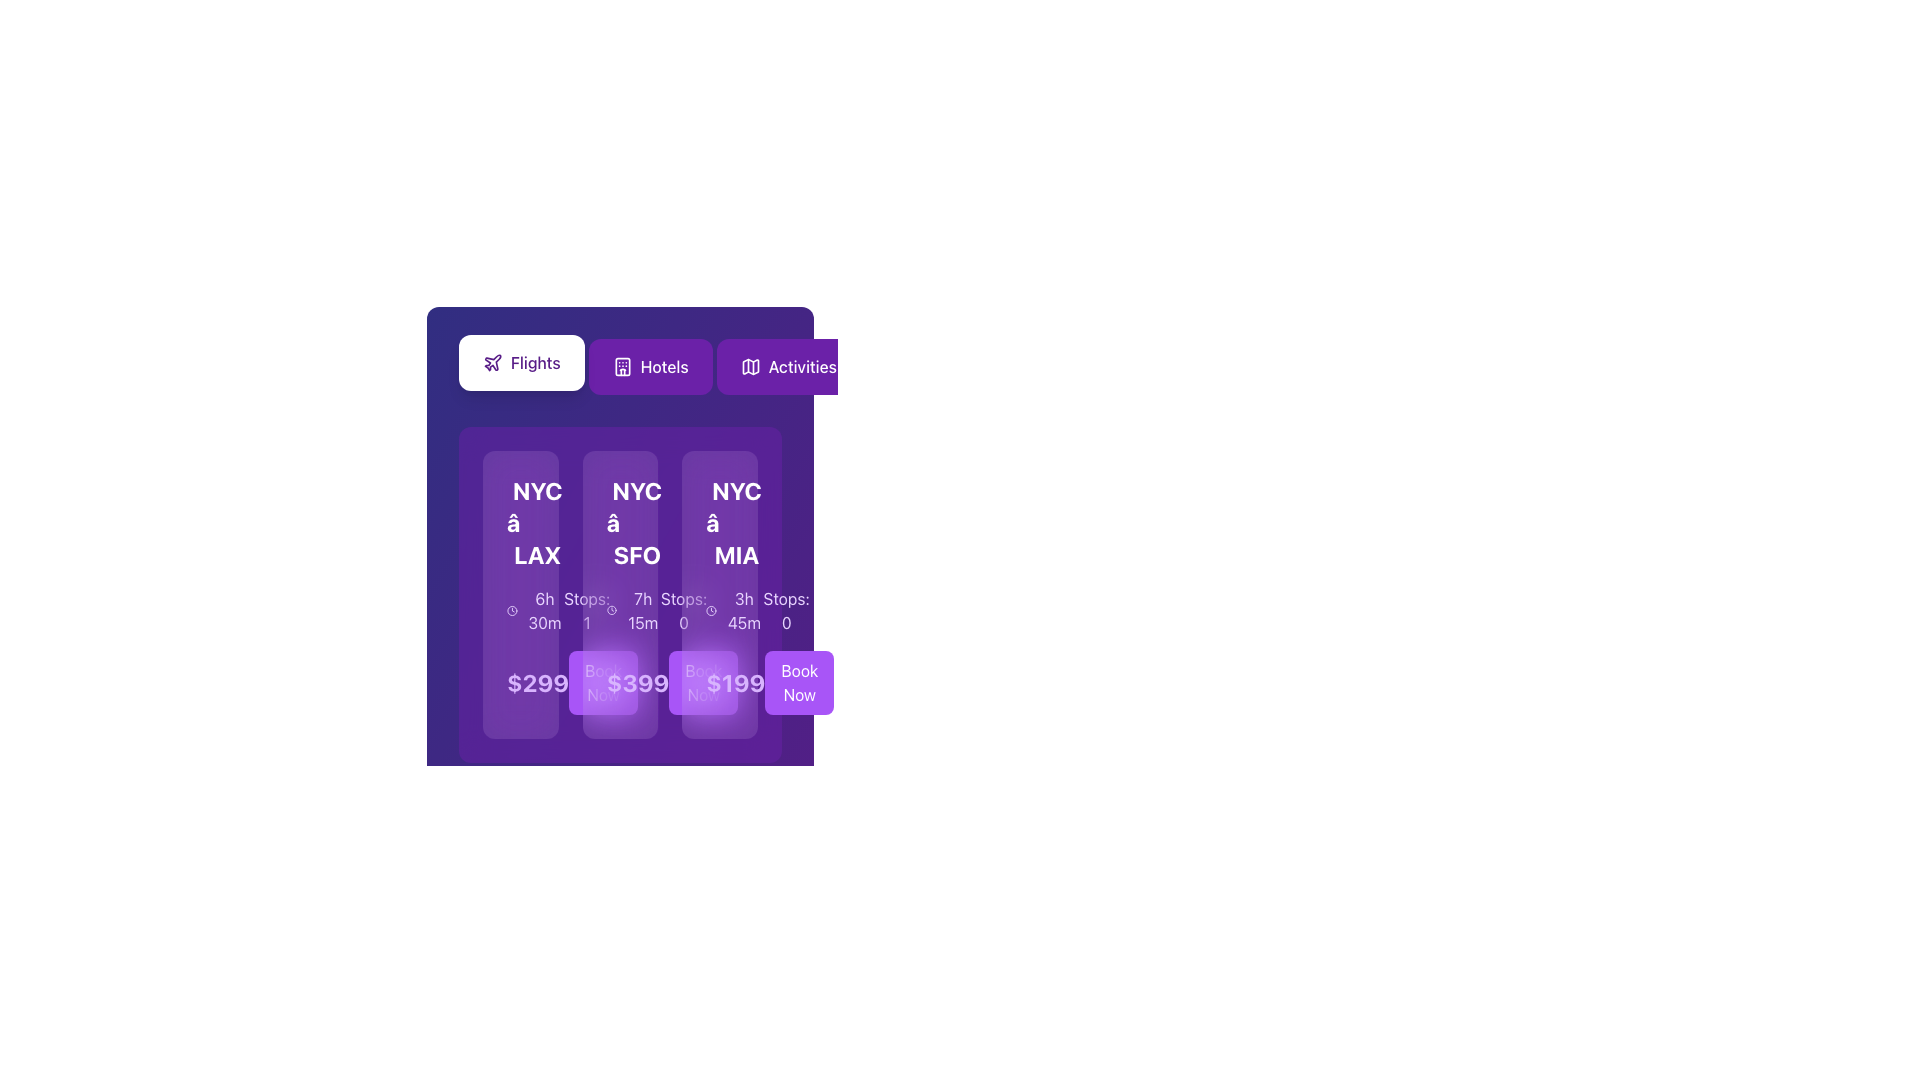 Image resolution: width=1920 pixels, height=1080 pixels. I want to click on the clock icon located to the left of the '3h 45m' text group in the lower section of the 'NYC to MIA' card, which visually indicates time-related information, so click(711, 609).